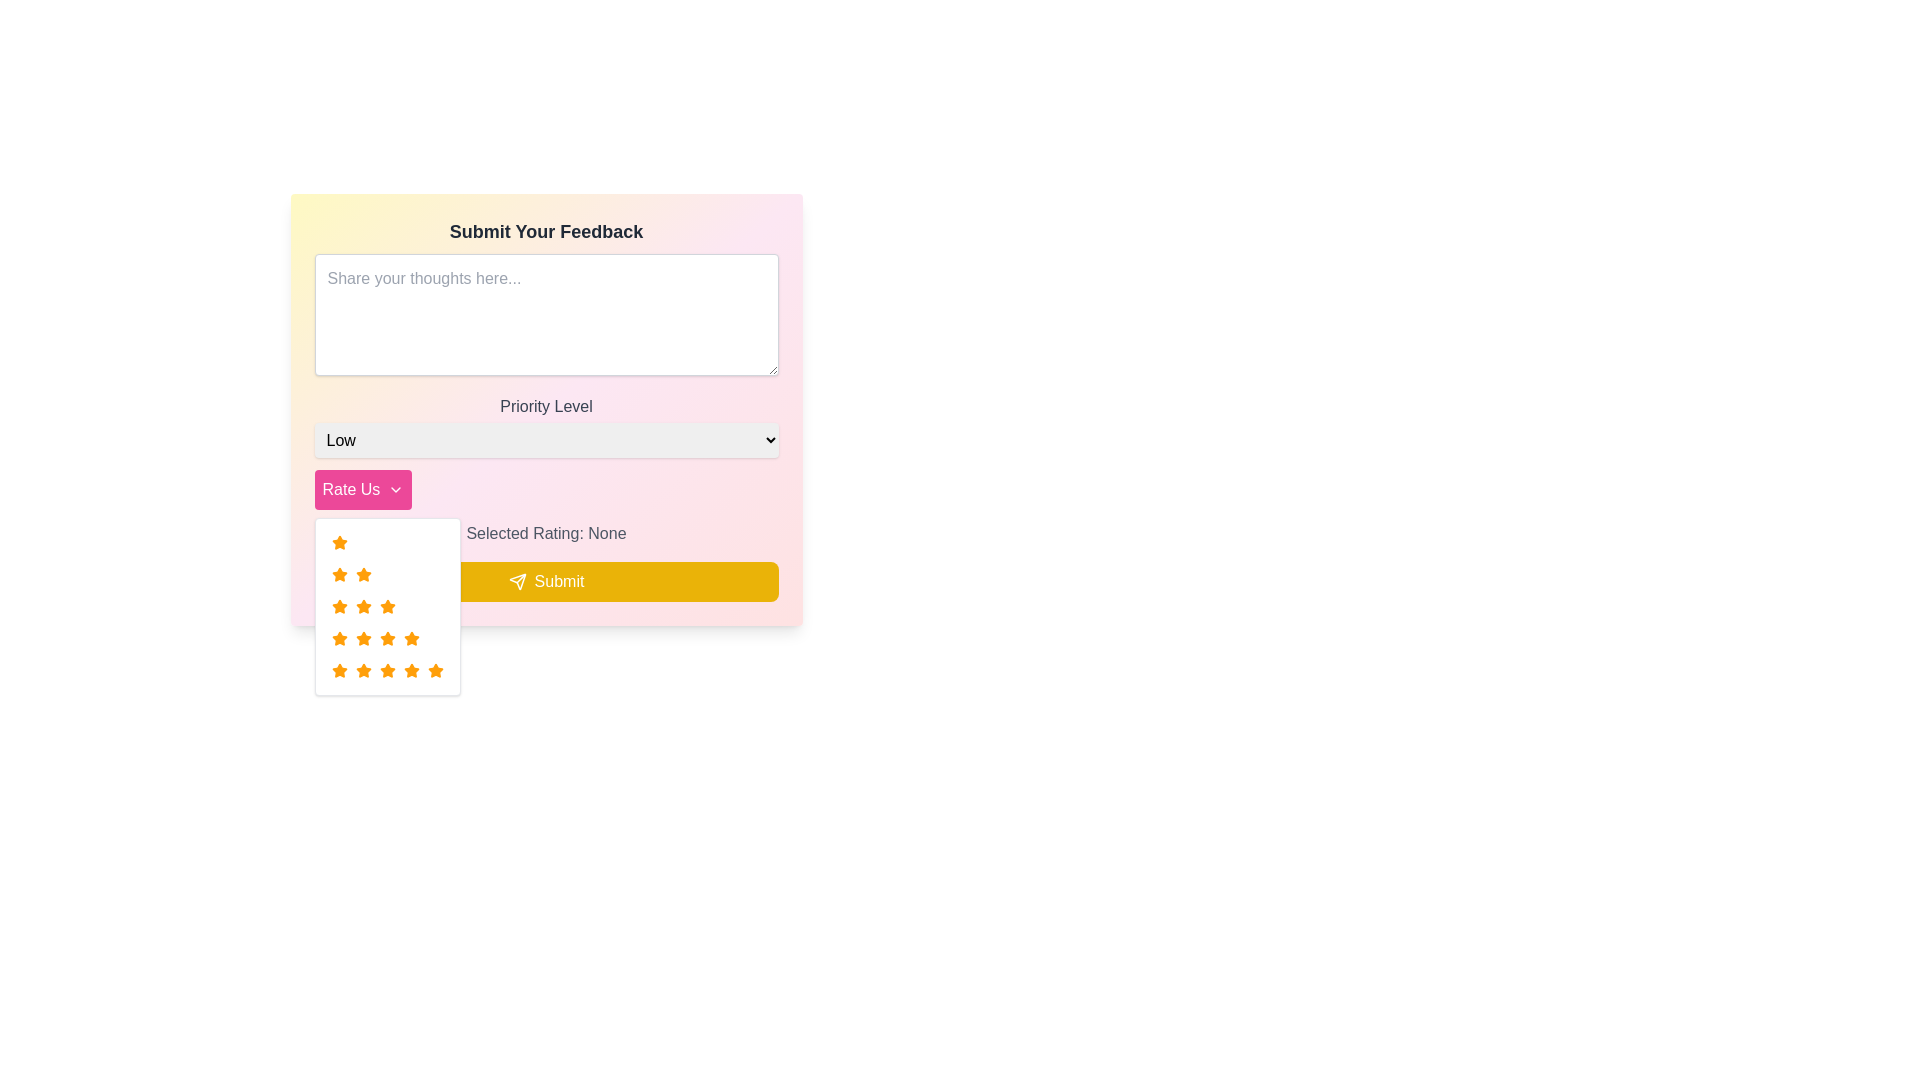 The height and width of the screenshot is (1080, 1920). I want to click on the first star button, so click(339, 670).